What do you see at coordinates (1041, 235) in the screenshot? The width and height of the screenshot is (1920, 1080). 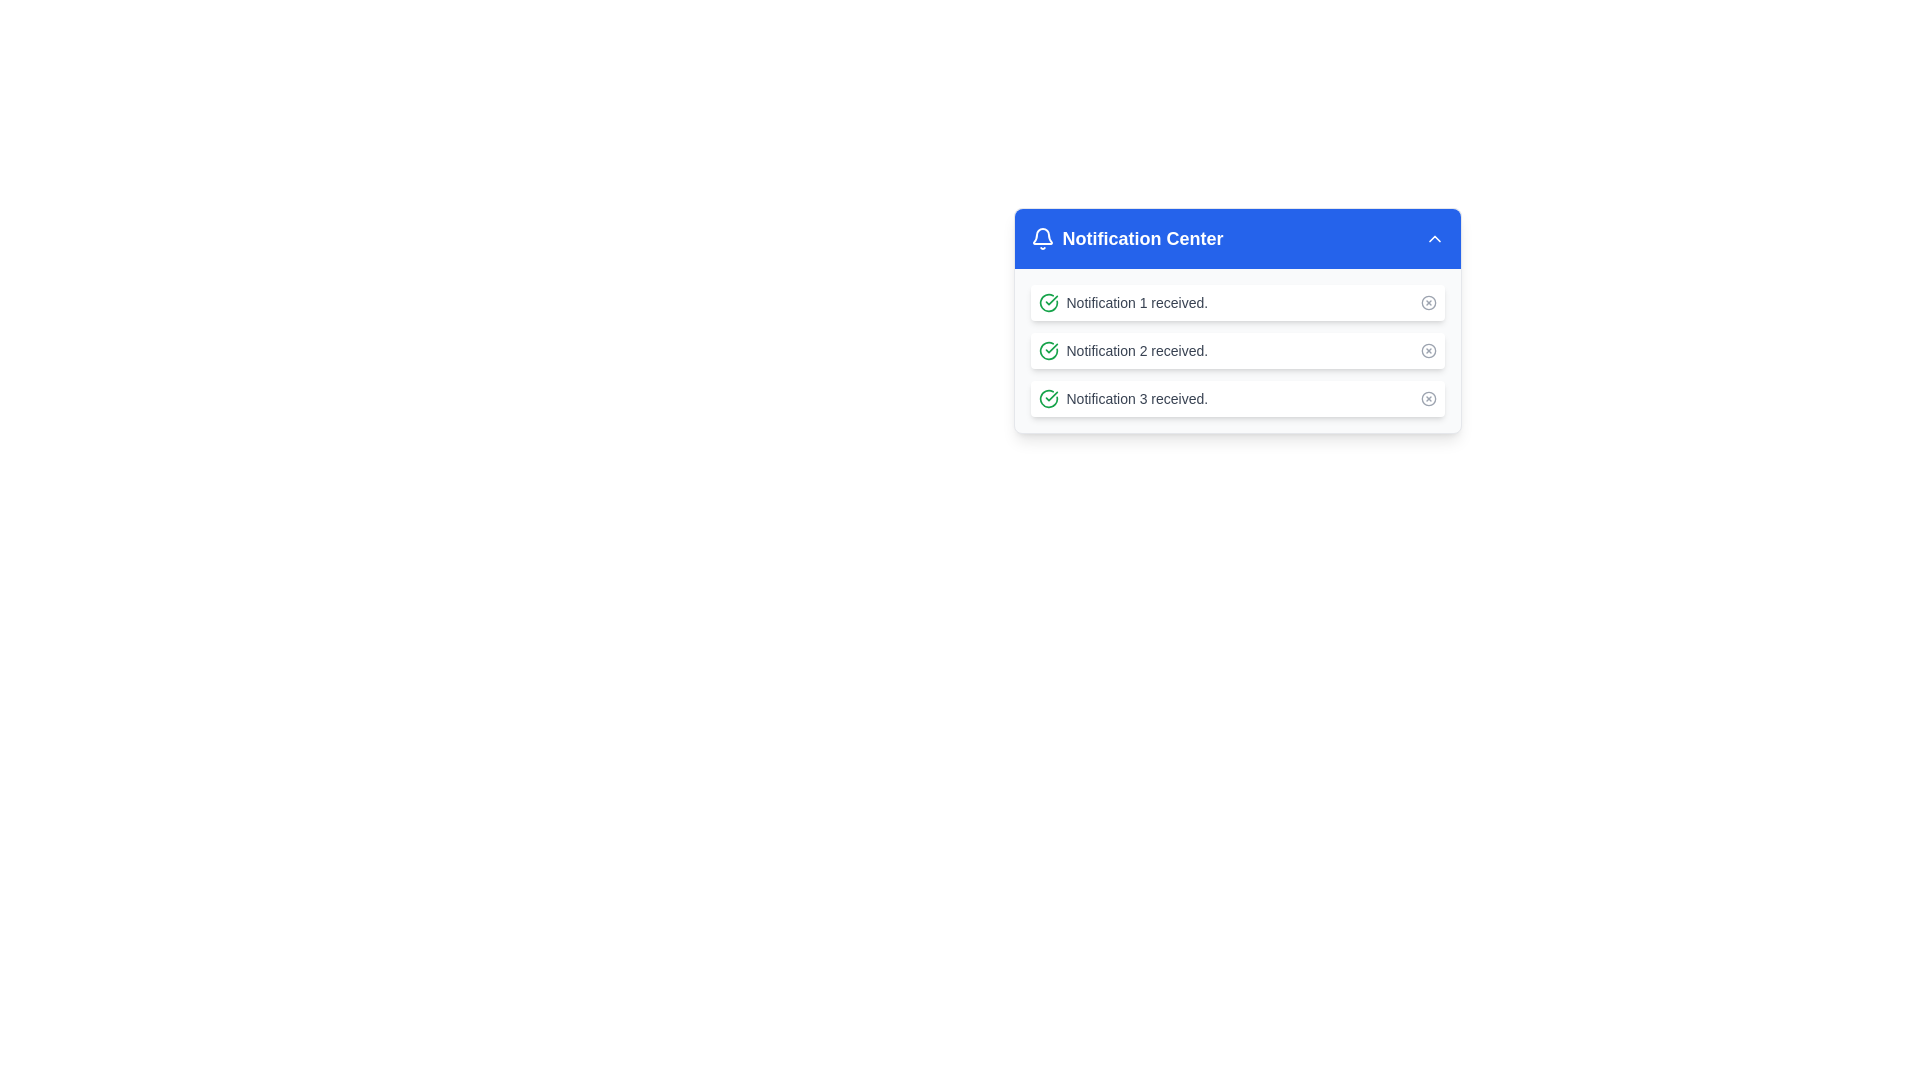 I see `the notification icon located at the top-left corner of the notification center interface, adjacent to the text 'Notification Center'` at bounding box center [1041, 235].